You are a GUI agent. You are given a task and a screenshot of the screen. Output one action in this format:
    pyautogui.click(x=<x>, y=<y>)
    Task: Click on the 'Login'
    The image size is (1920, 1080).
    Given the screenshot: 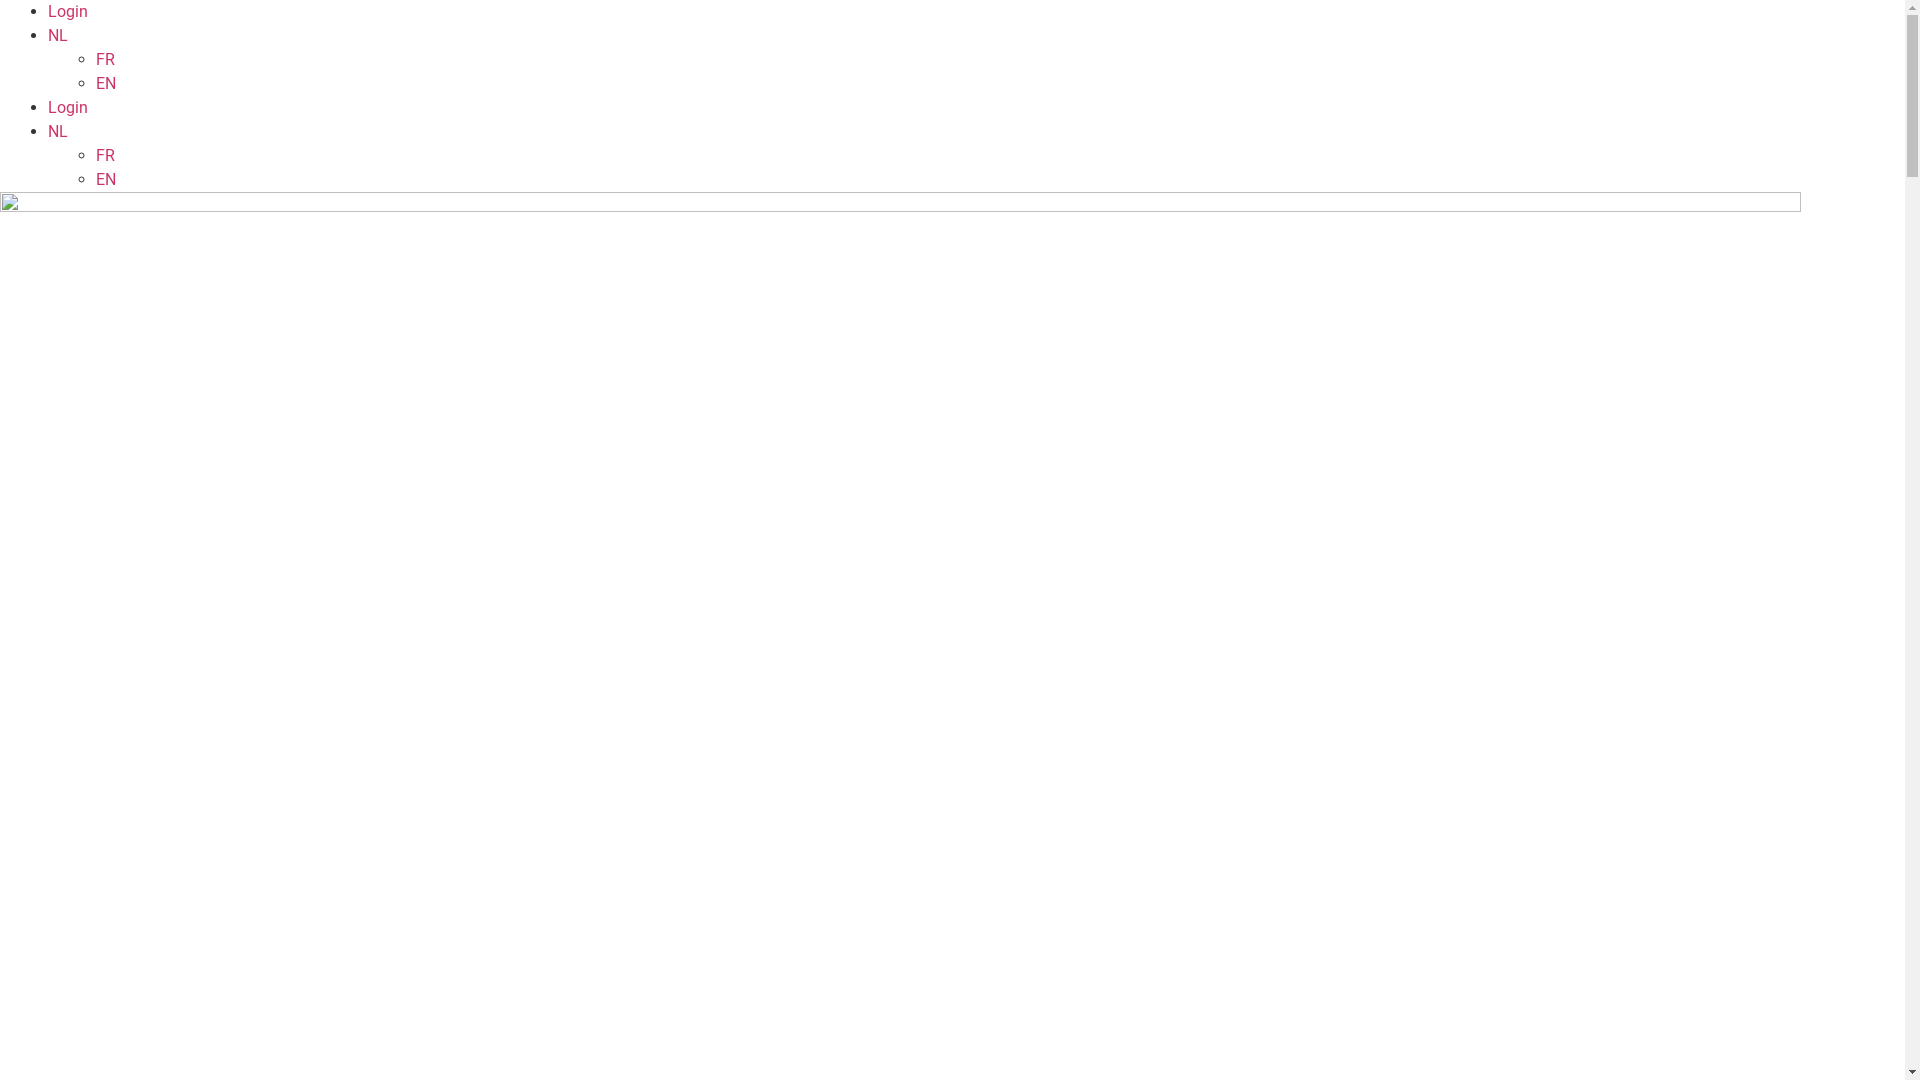 What is the action you would take?
    pyautogui.click(x=67, y=107)
    